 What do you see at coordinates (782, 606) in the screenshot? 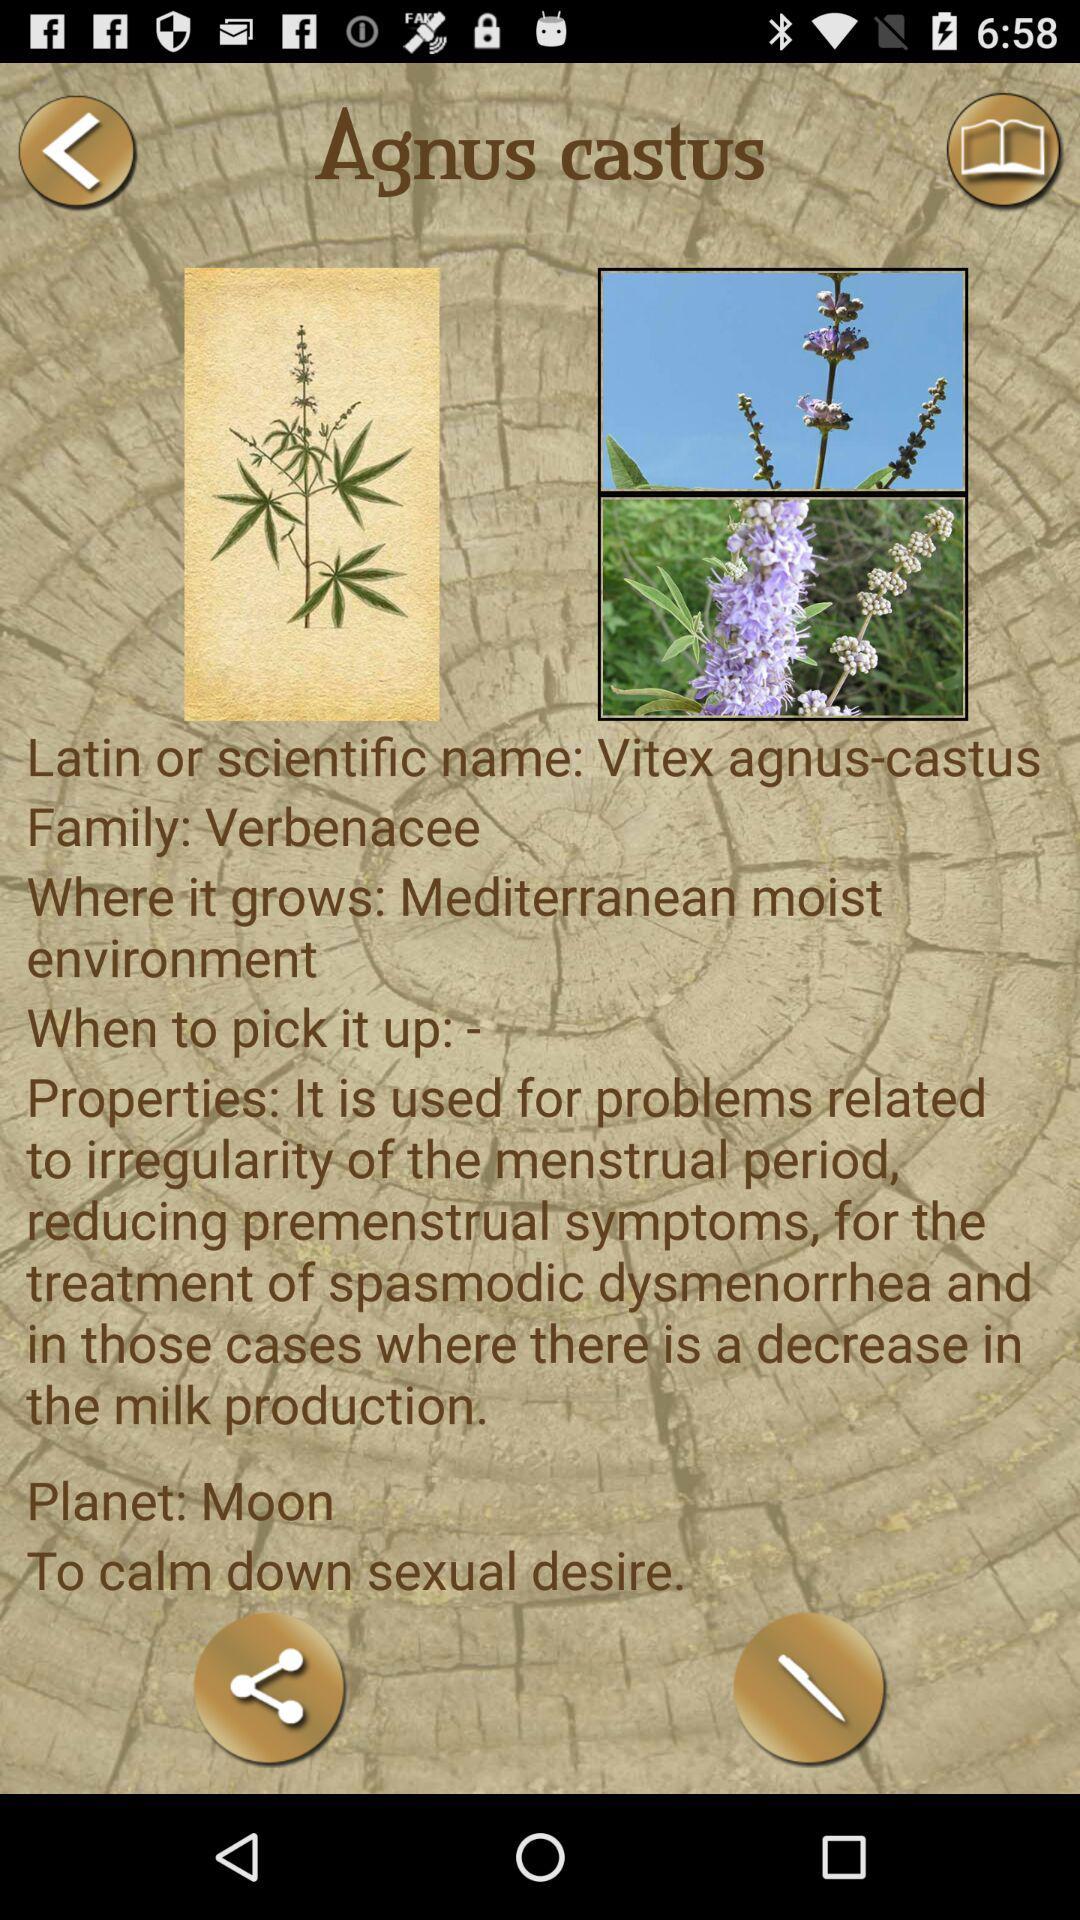
I see `selects picture` at bounding box center [782, 606].